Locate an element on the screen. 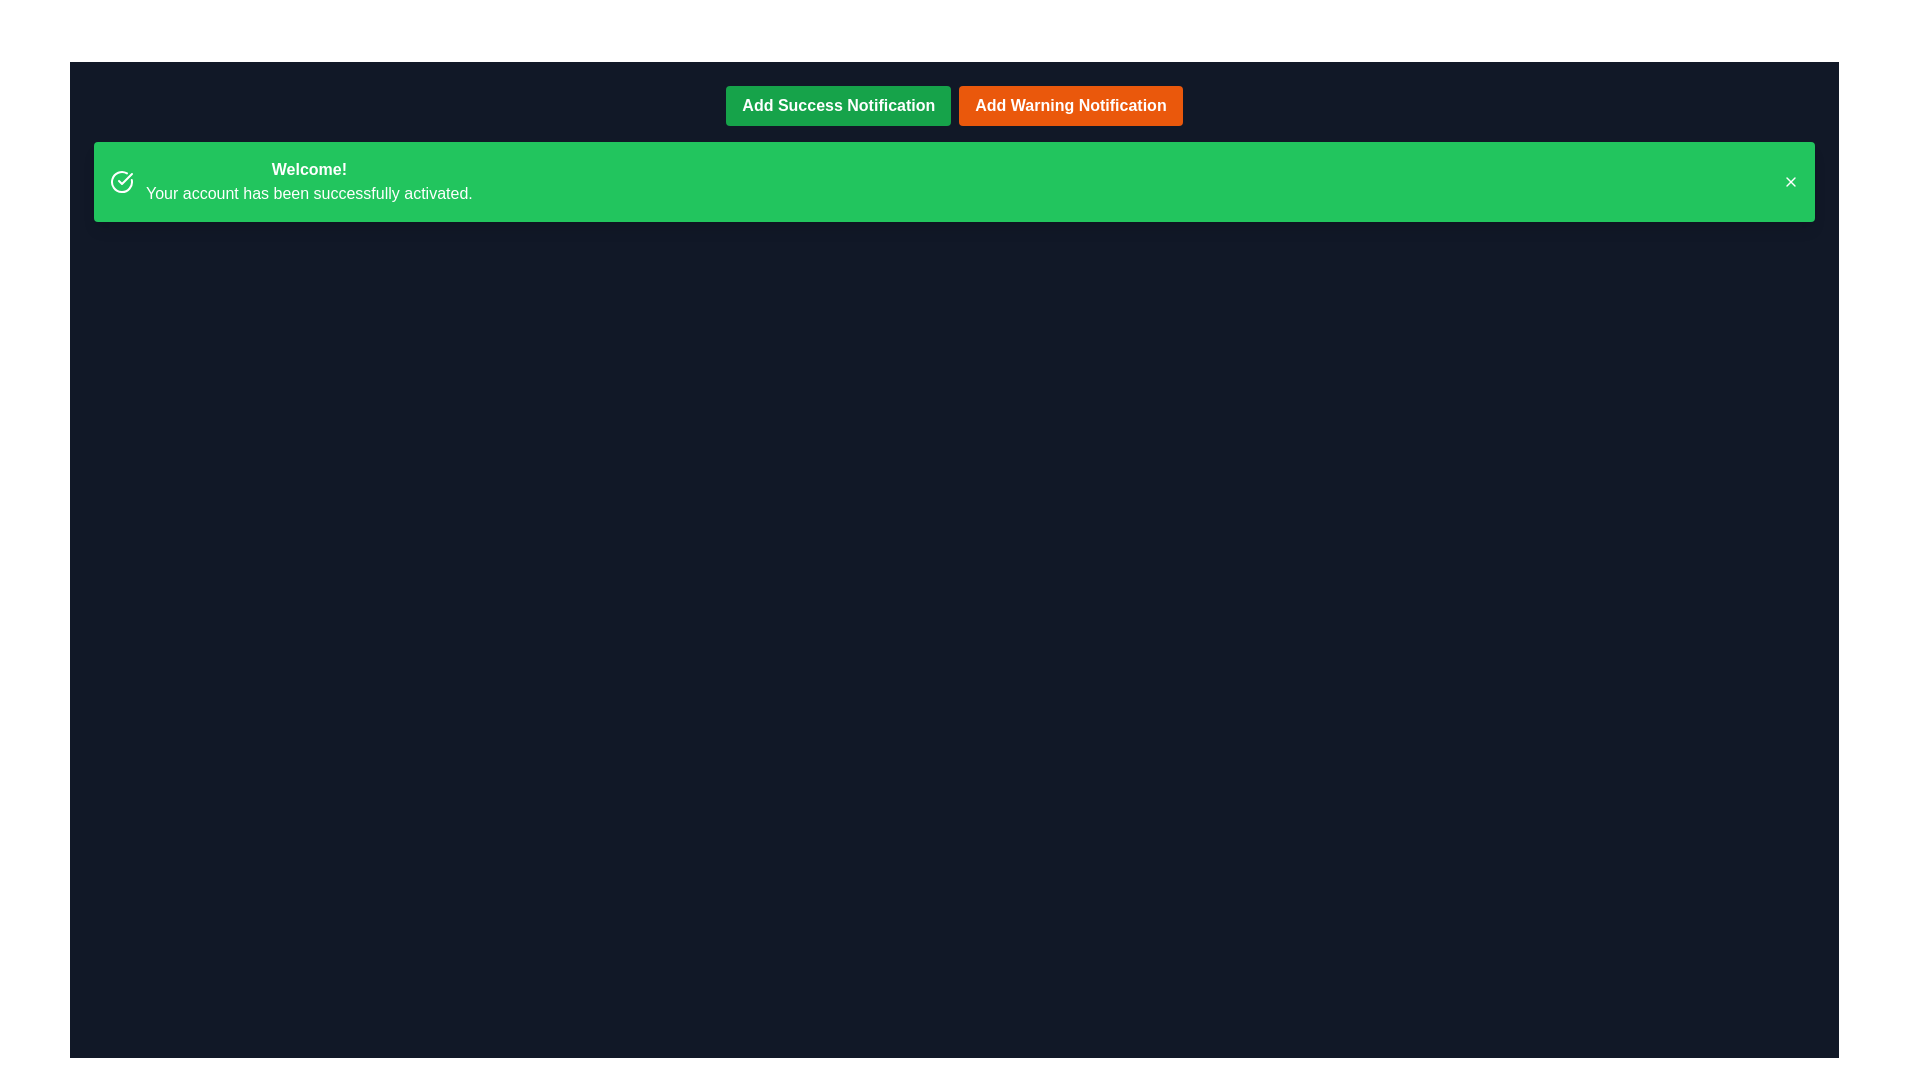  the 'Welcome!' text display located within the green notification bar at the top of the interface is located at coordinates (308, 181).